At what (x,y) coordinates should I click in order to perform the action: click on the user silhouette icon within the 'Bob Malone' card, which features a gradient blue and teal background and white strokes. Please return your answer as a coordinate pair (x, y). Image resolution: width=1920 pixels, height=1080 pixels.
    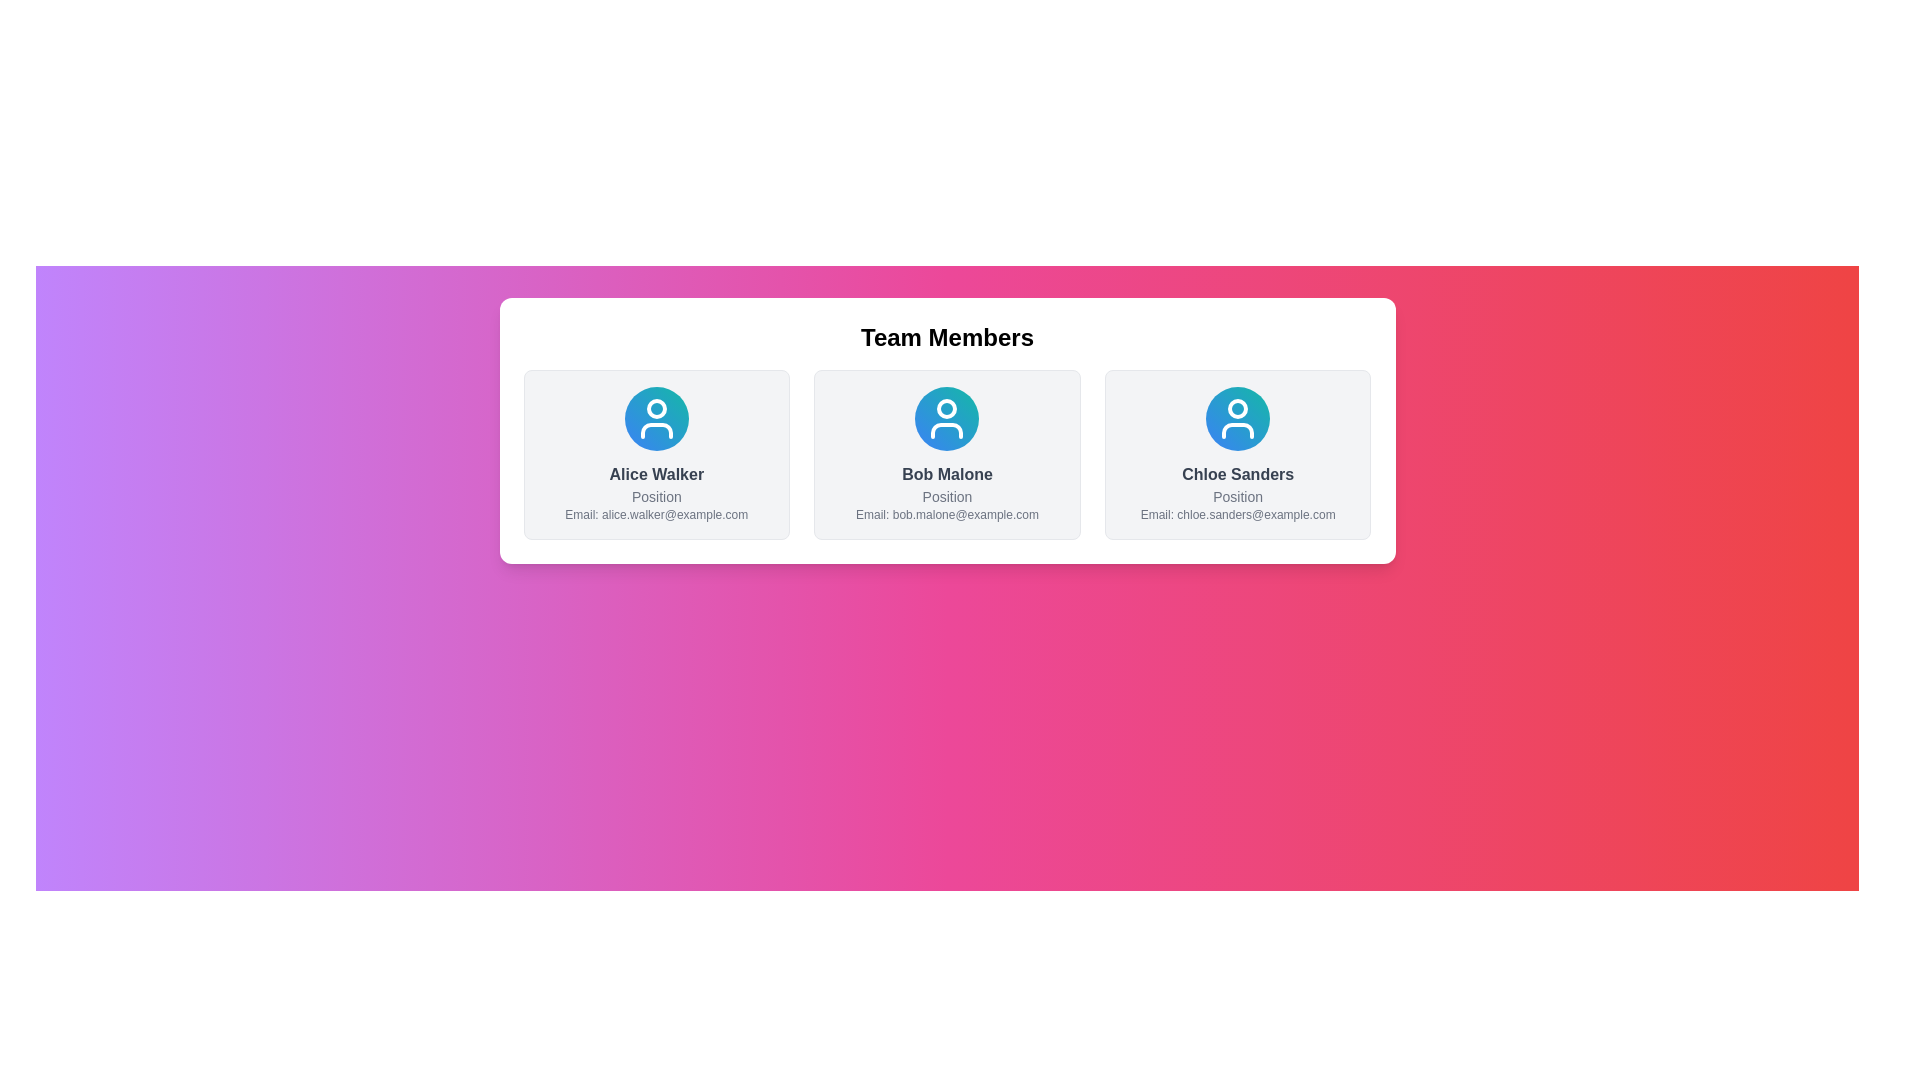
    Looking at the image, I should click on (946, 418).